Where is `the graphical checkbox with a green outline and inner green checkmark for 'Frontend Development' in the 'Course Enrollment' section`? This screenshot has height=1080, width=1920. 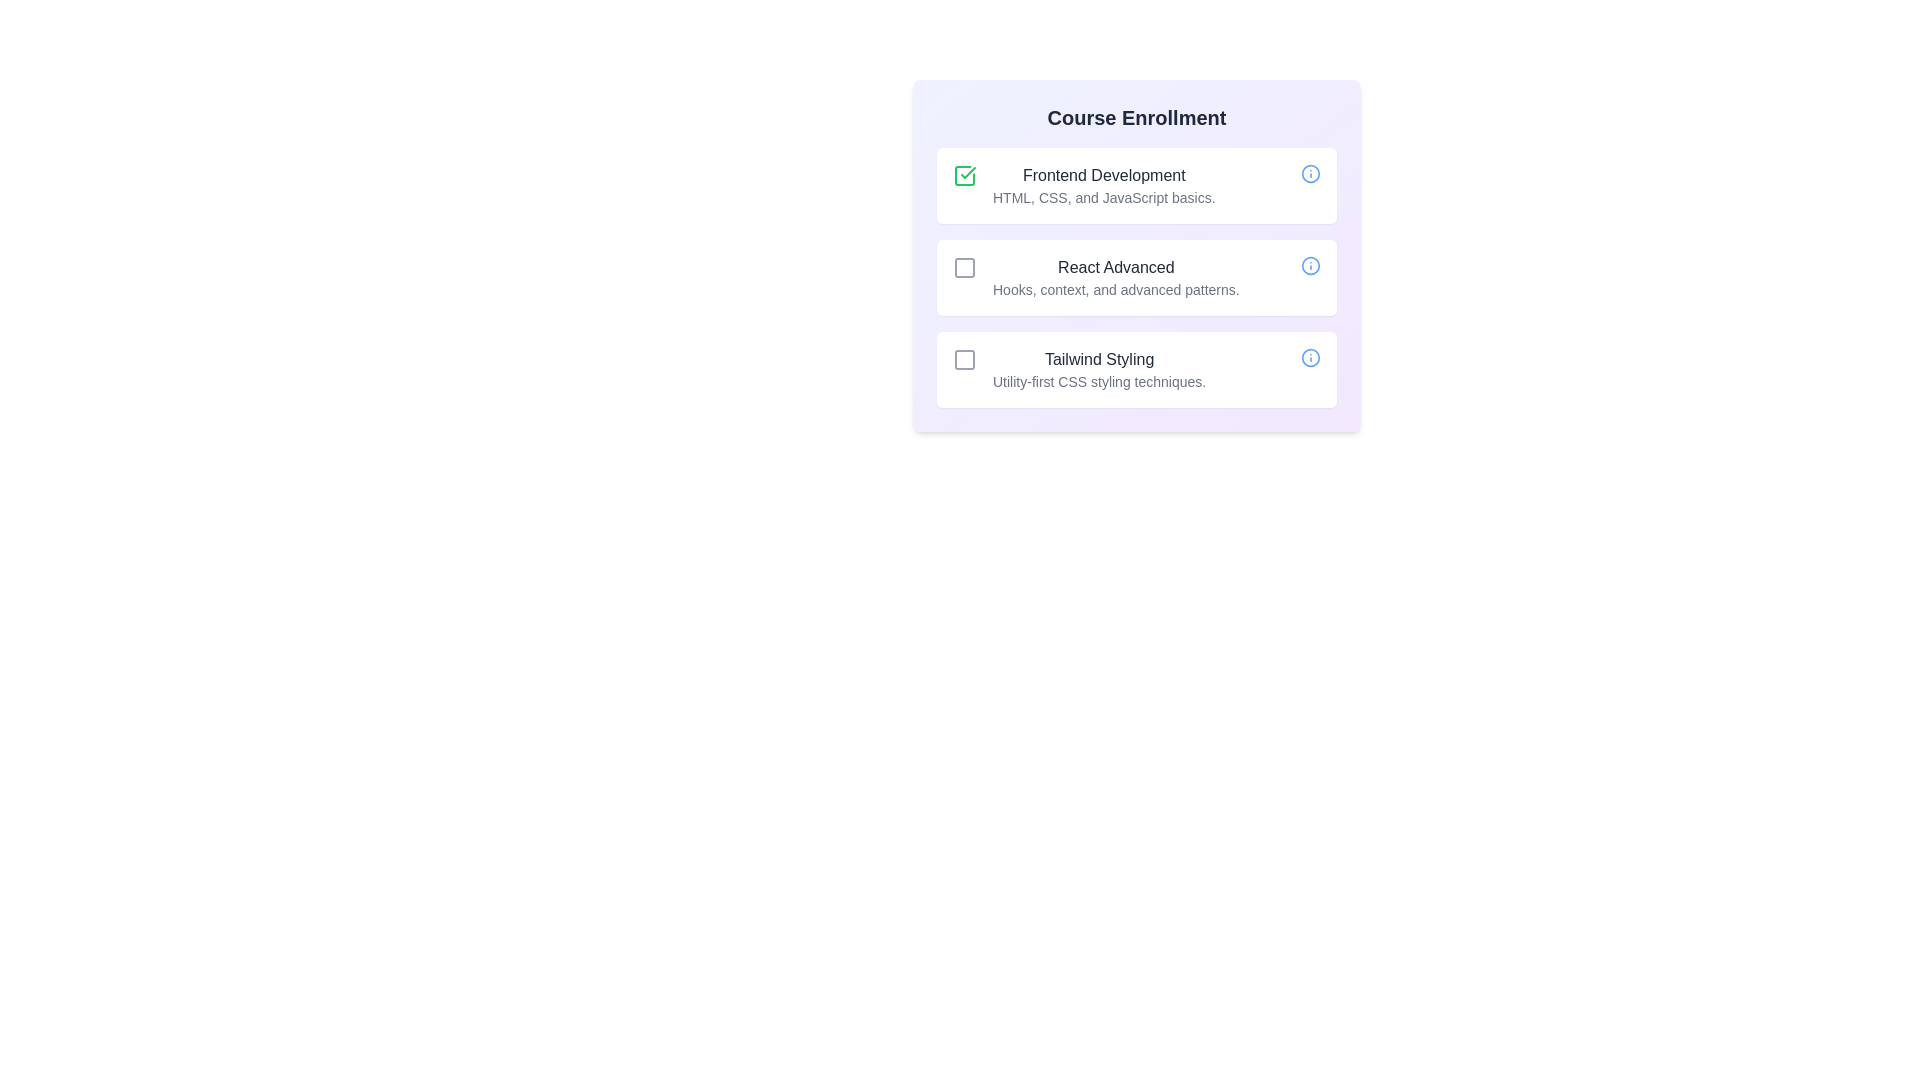 the graphical checkbox with a green outline and inner green checkmark for 'Frontend Development' in the 'Course Enrollment' section is located at coordinates (964, 175).